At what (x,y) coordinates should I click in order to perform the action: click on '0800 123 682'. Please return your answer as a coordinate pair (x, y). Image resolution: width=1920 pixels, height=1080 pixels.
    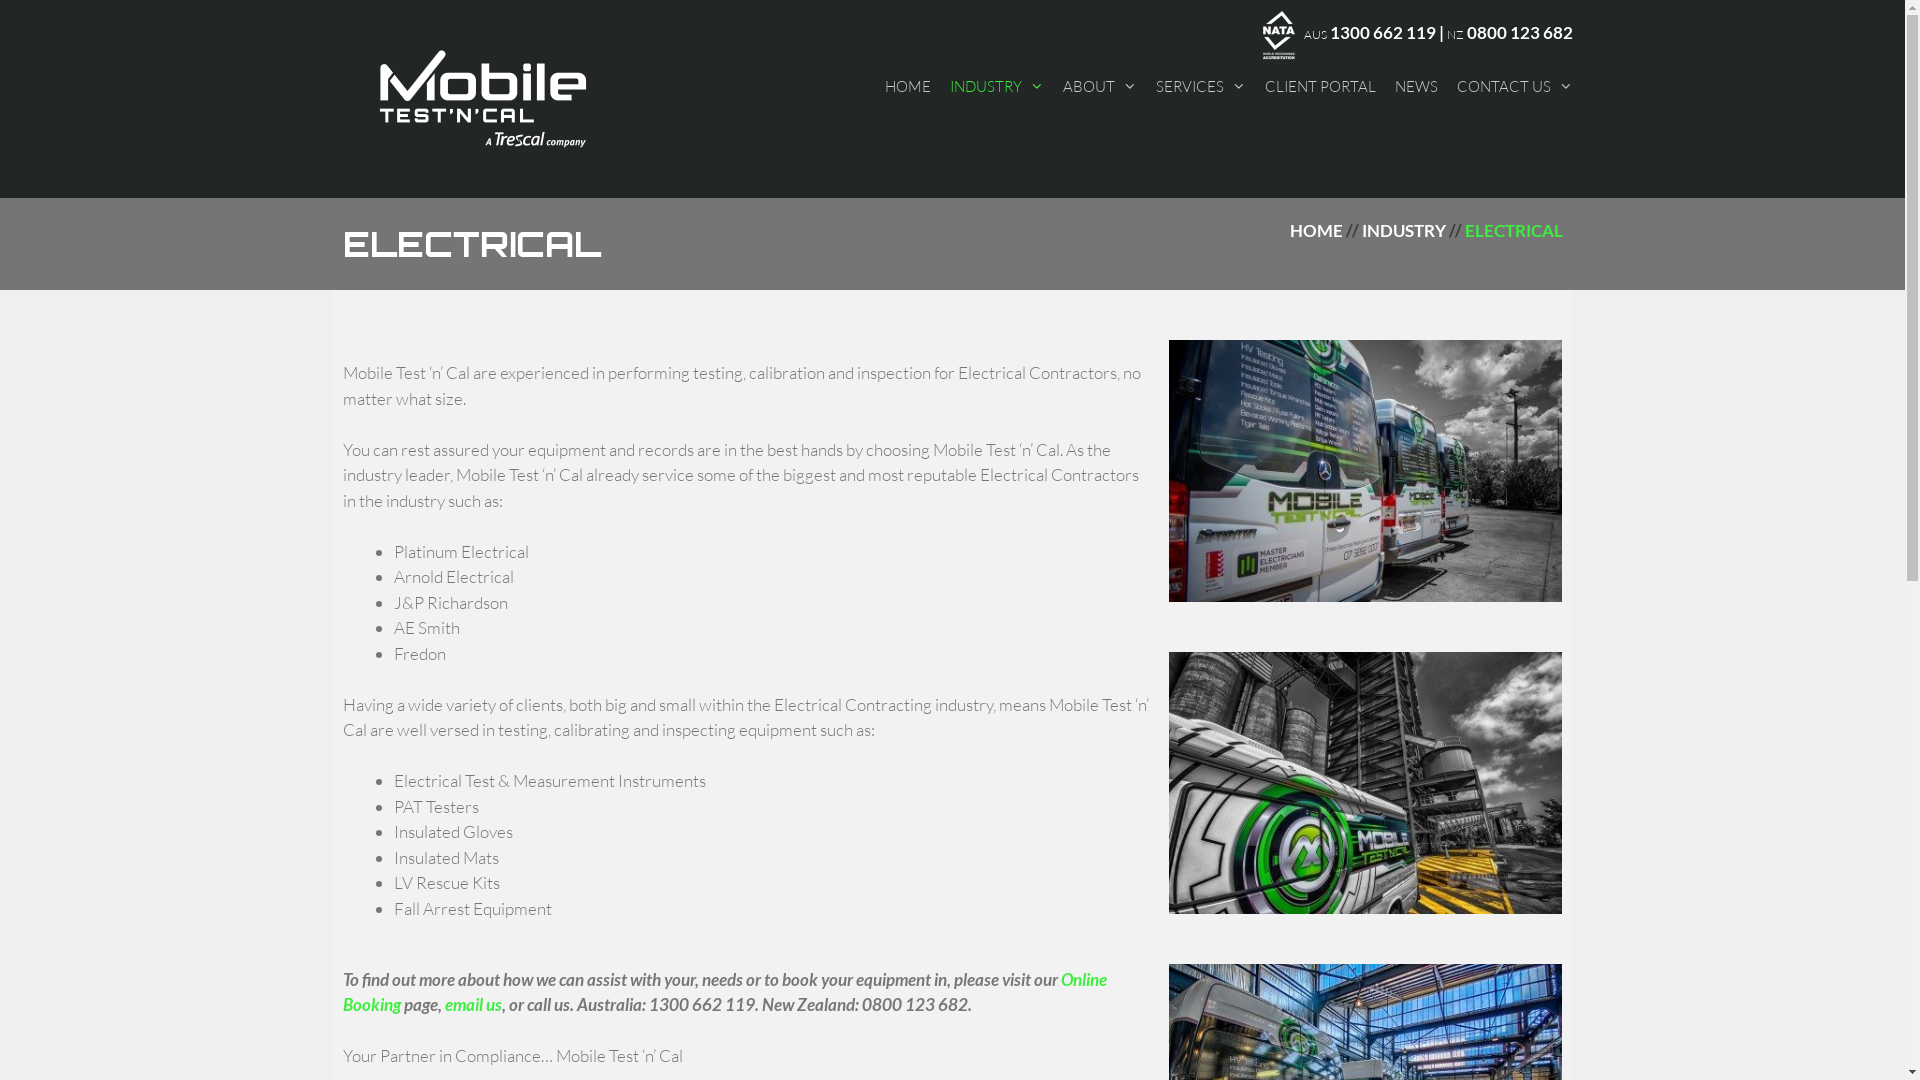
    Looking at the image, I should click on (1518, 32).